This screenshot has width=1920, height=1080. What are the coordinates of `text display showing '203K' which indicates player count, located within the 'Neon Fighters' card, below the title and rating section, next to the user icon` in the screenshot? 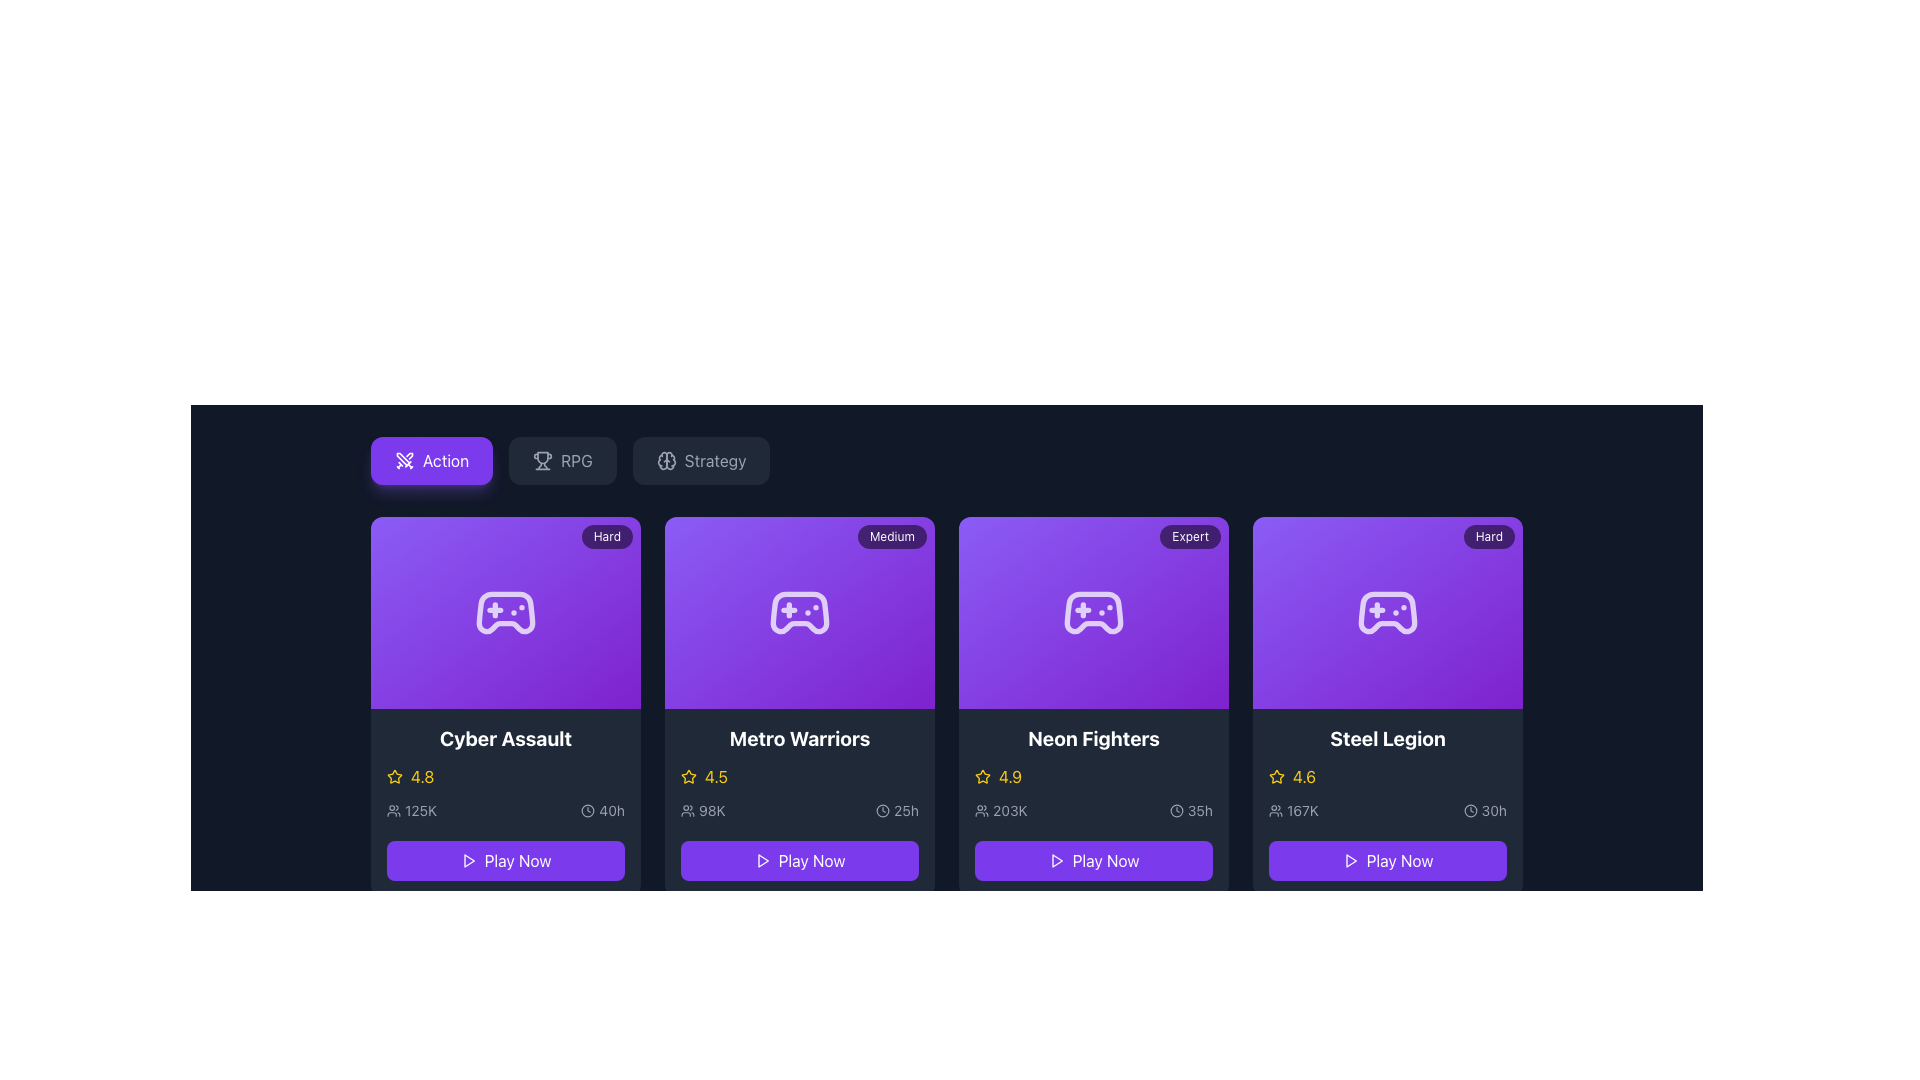 It's located at (1010, 810).